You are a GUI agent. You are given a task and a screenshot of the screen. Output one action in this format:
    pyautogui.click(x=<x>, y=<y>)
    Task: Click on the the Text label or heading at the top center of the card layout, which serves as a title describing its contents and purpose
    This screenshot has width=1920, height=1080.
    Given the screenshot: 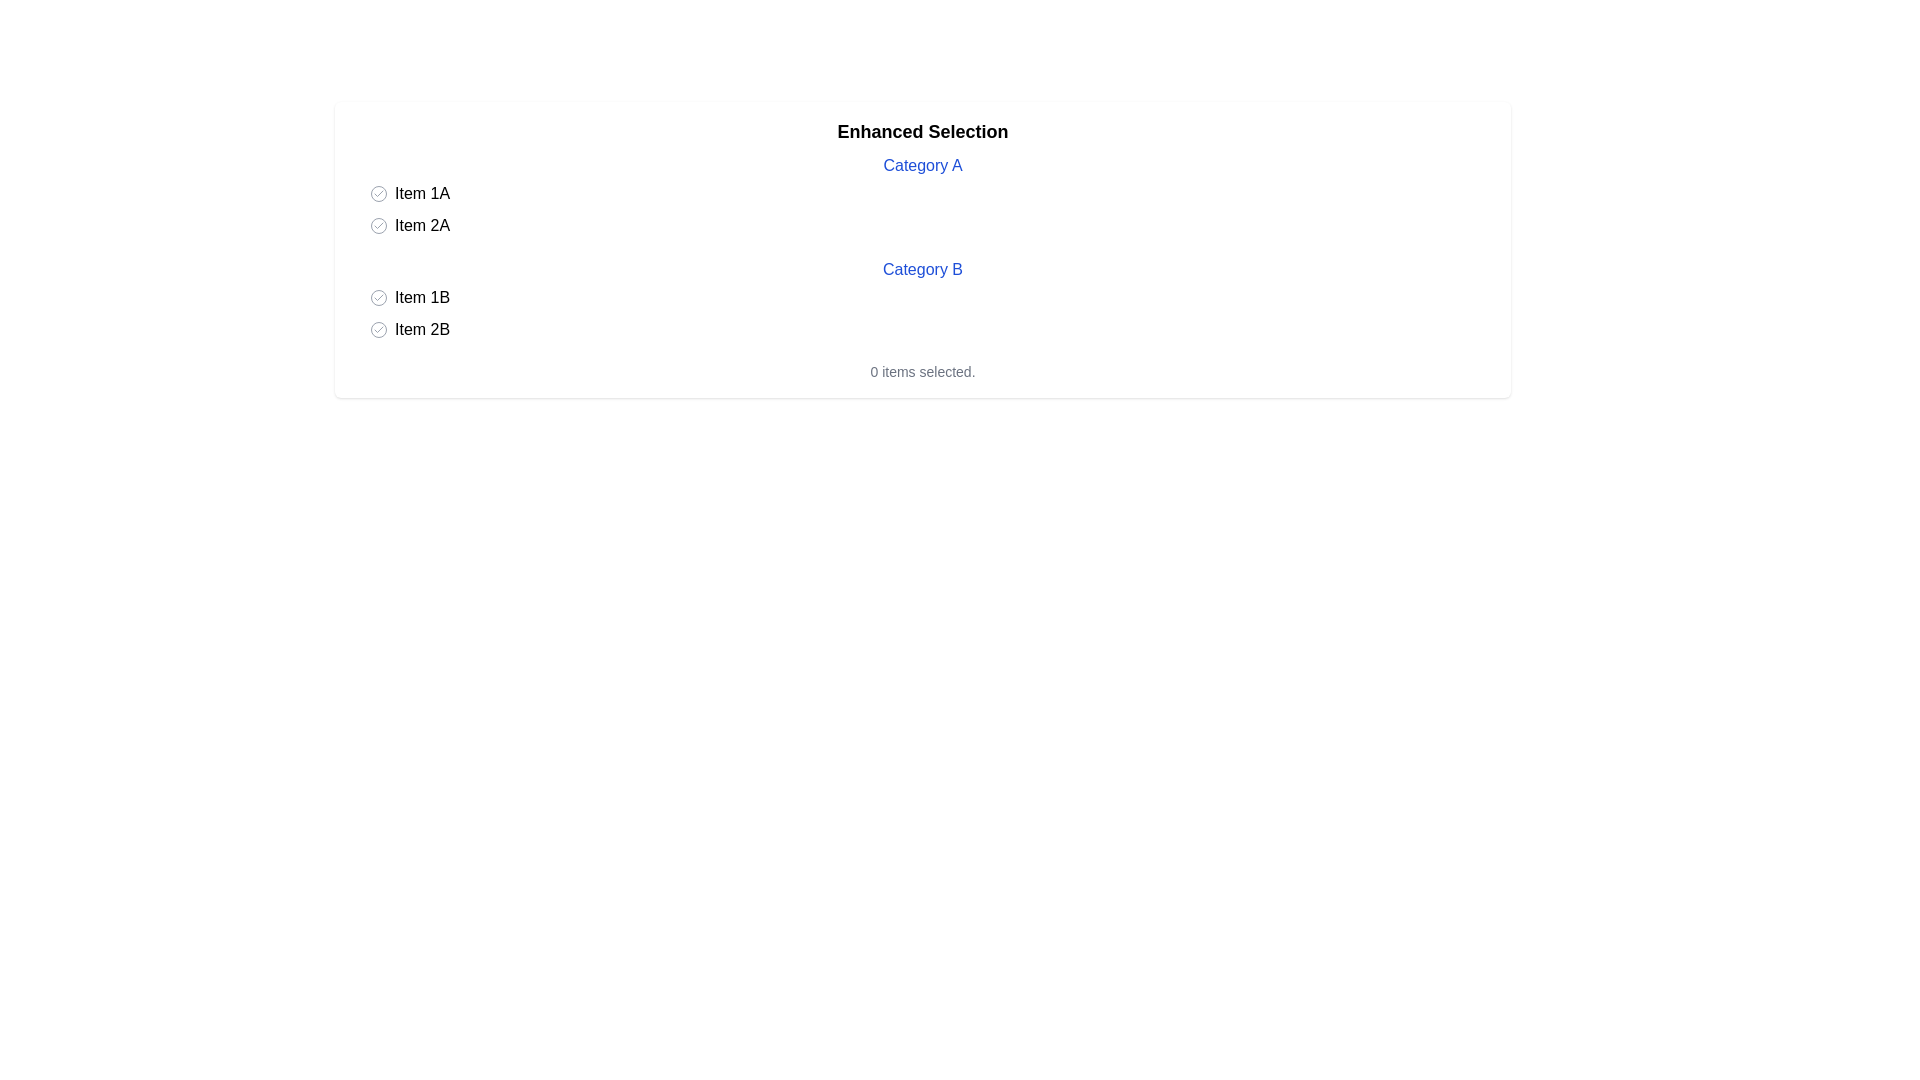 What is the action you would take?
    pyautogui.click(x=921, y=131)
    